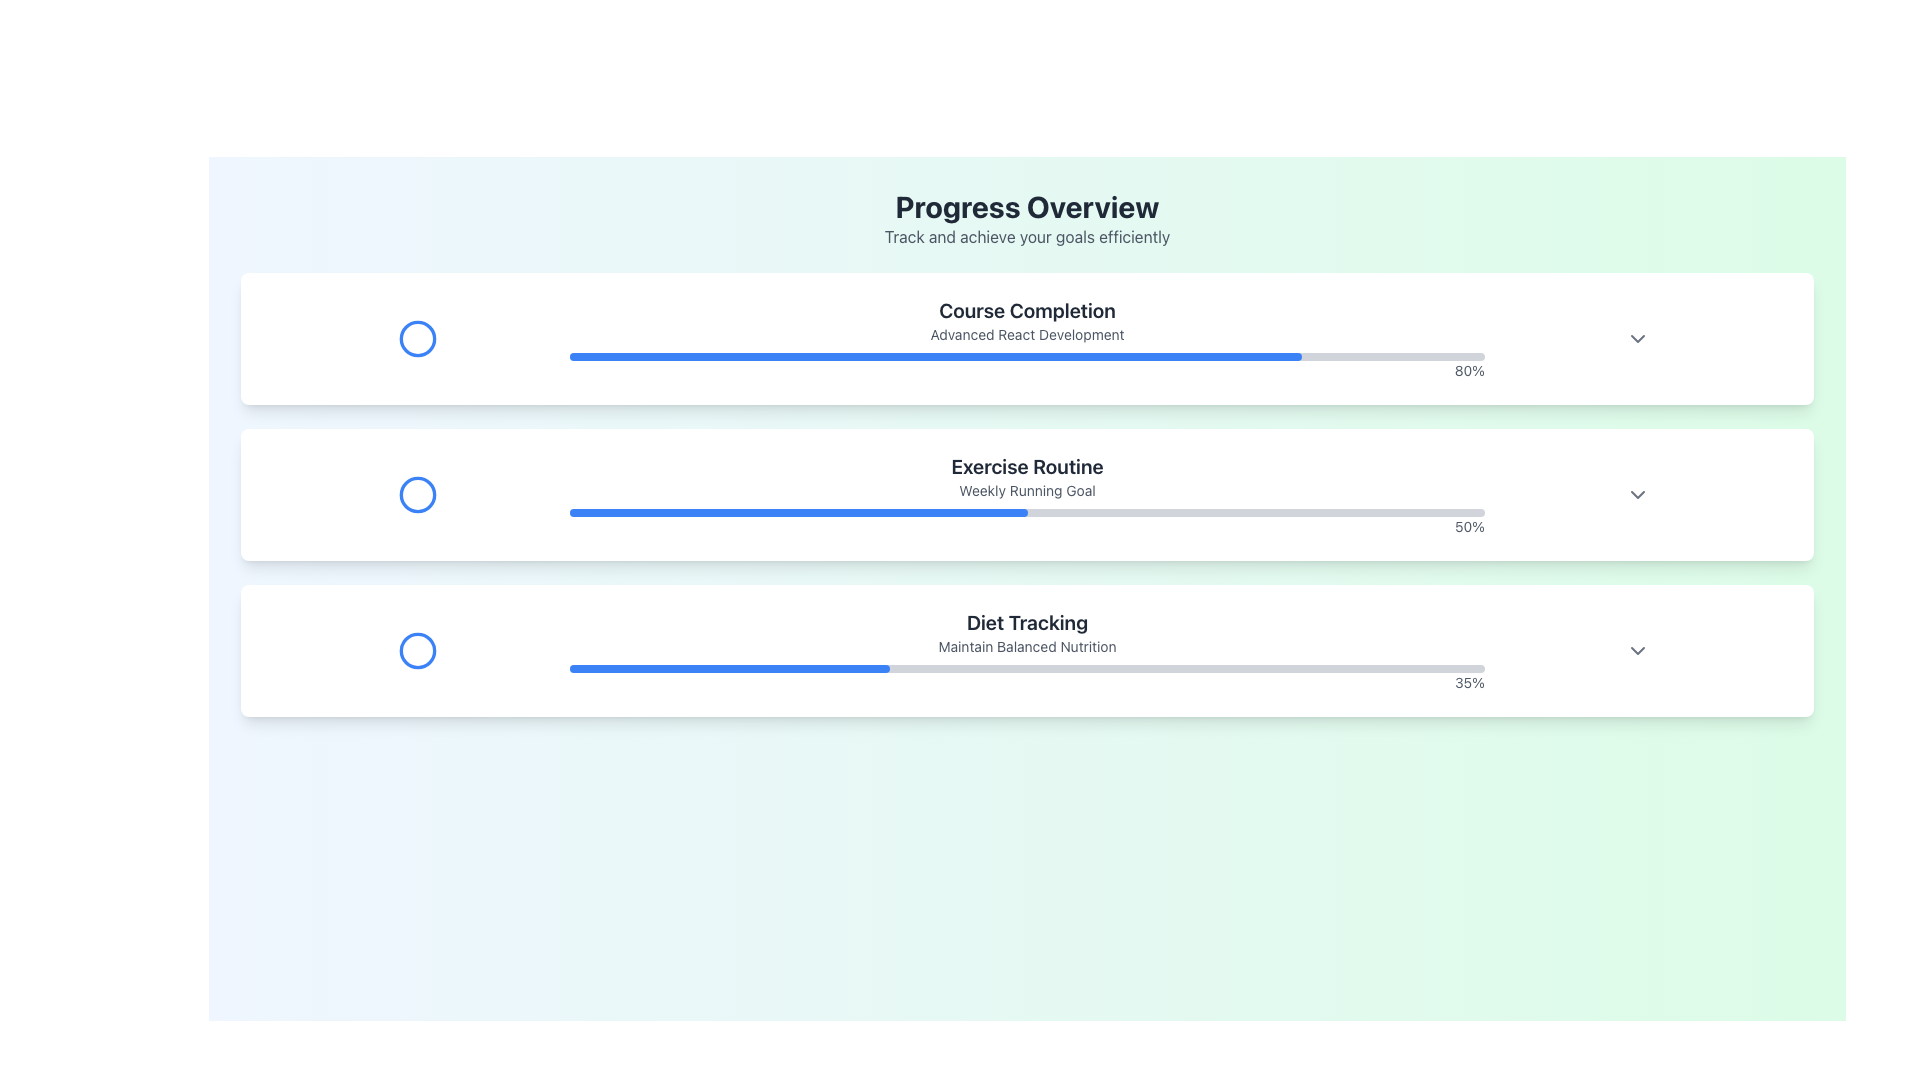 Image resolution: width=1920 pixels, height=1080 pixels. Describe the element at coordinates (548, 338) in the screenshot. I see `the slider handle` at that location.